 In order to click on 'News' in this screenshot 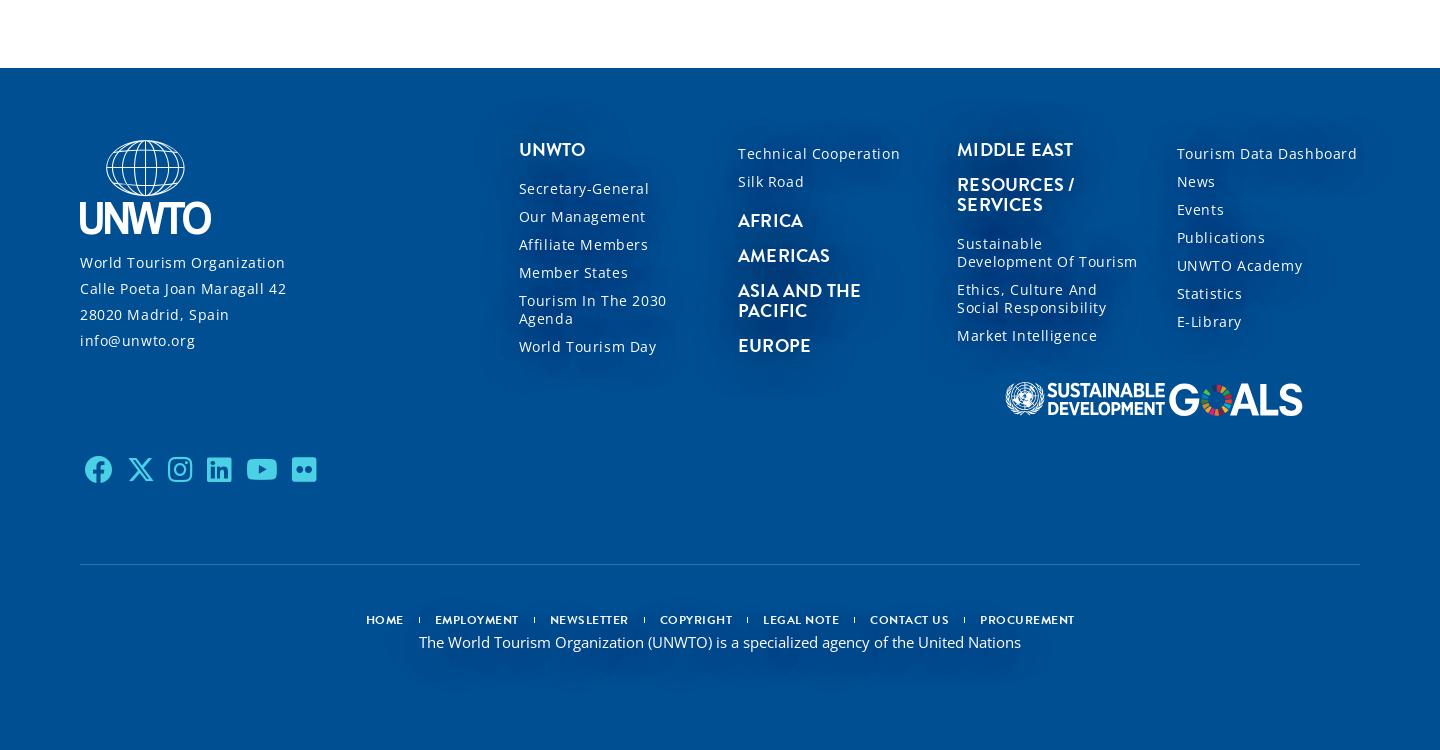, I will do `click(1195, 180)`.